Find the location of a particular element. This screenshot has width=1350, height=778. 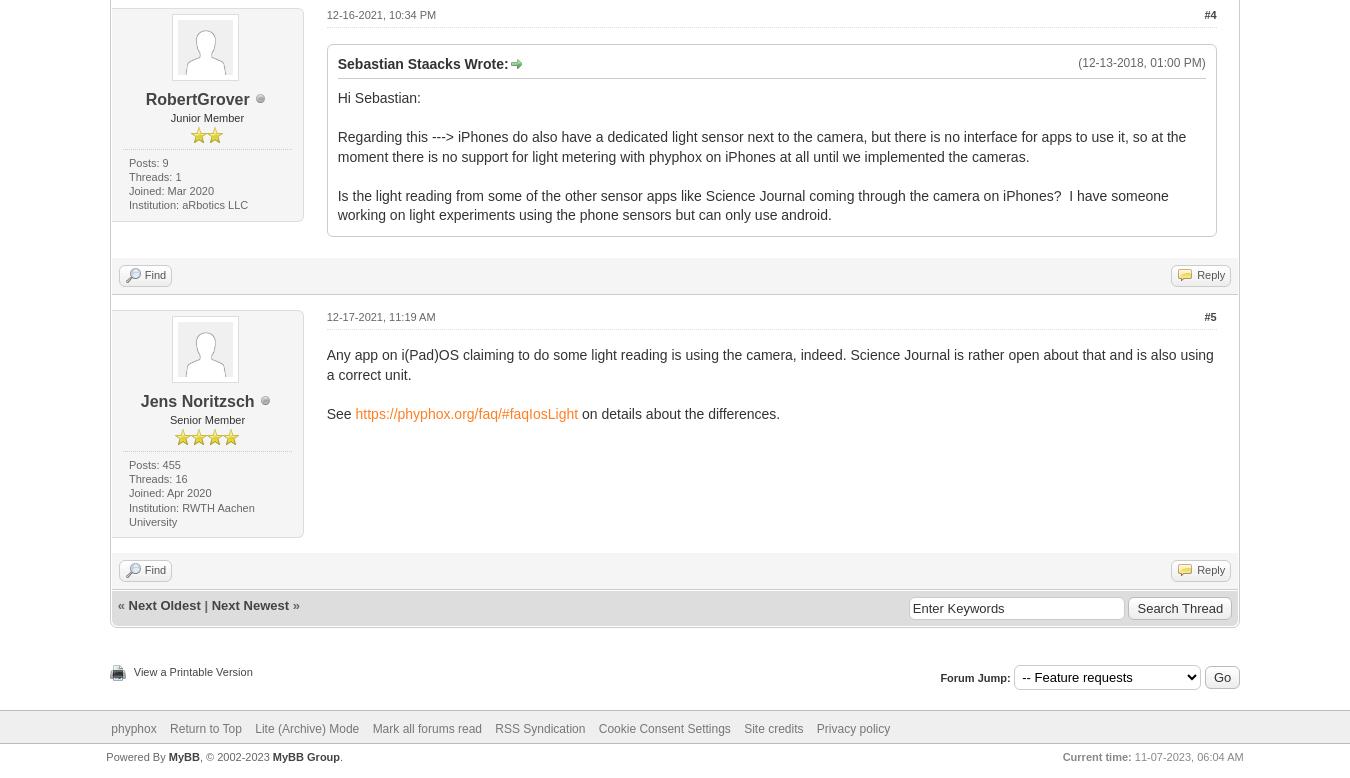

'MyBB' is located at coordinates (183, 755).